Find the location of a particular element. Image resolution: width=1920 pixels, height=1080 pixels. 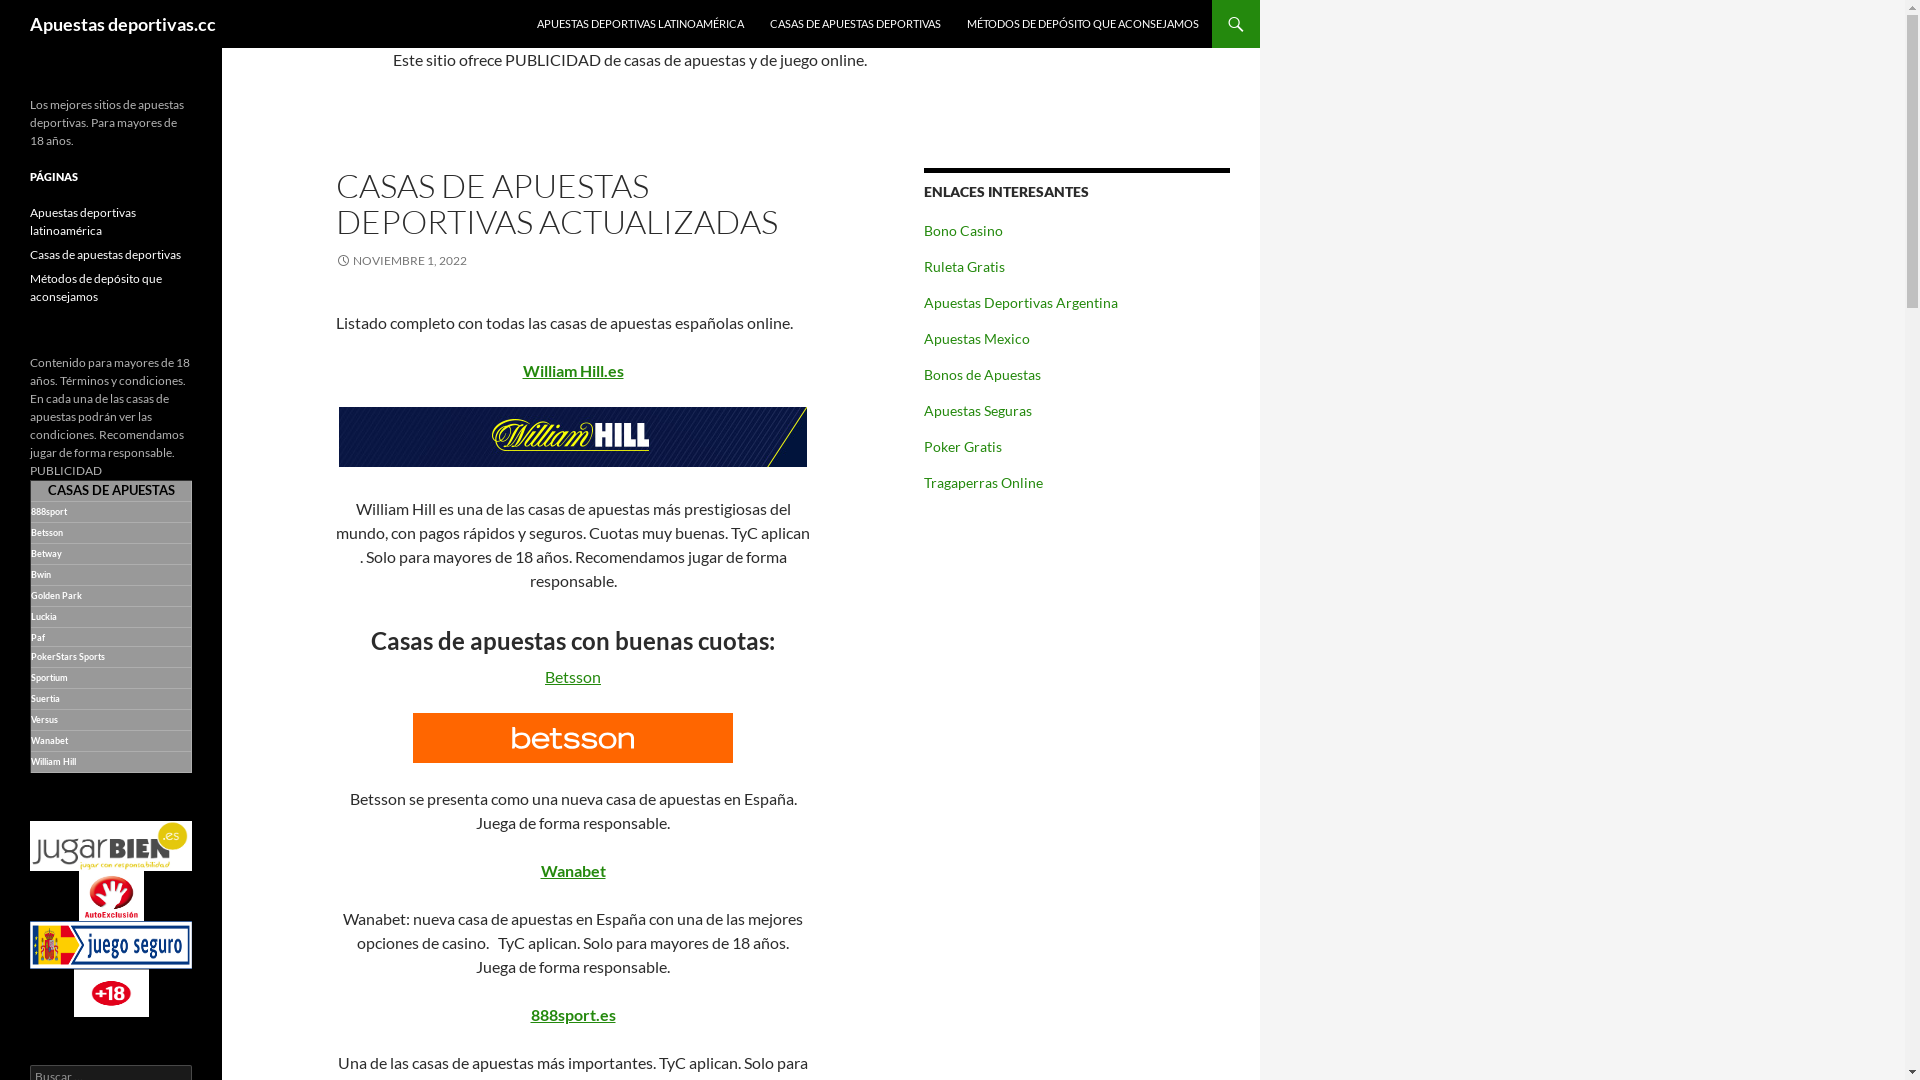

'Casas de apuestas deportivas' is located at coordinates (104, 253).